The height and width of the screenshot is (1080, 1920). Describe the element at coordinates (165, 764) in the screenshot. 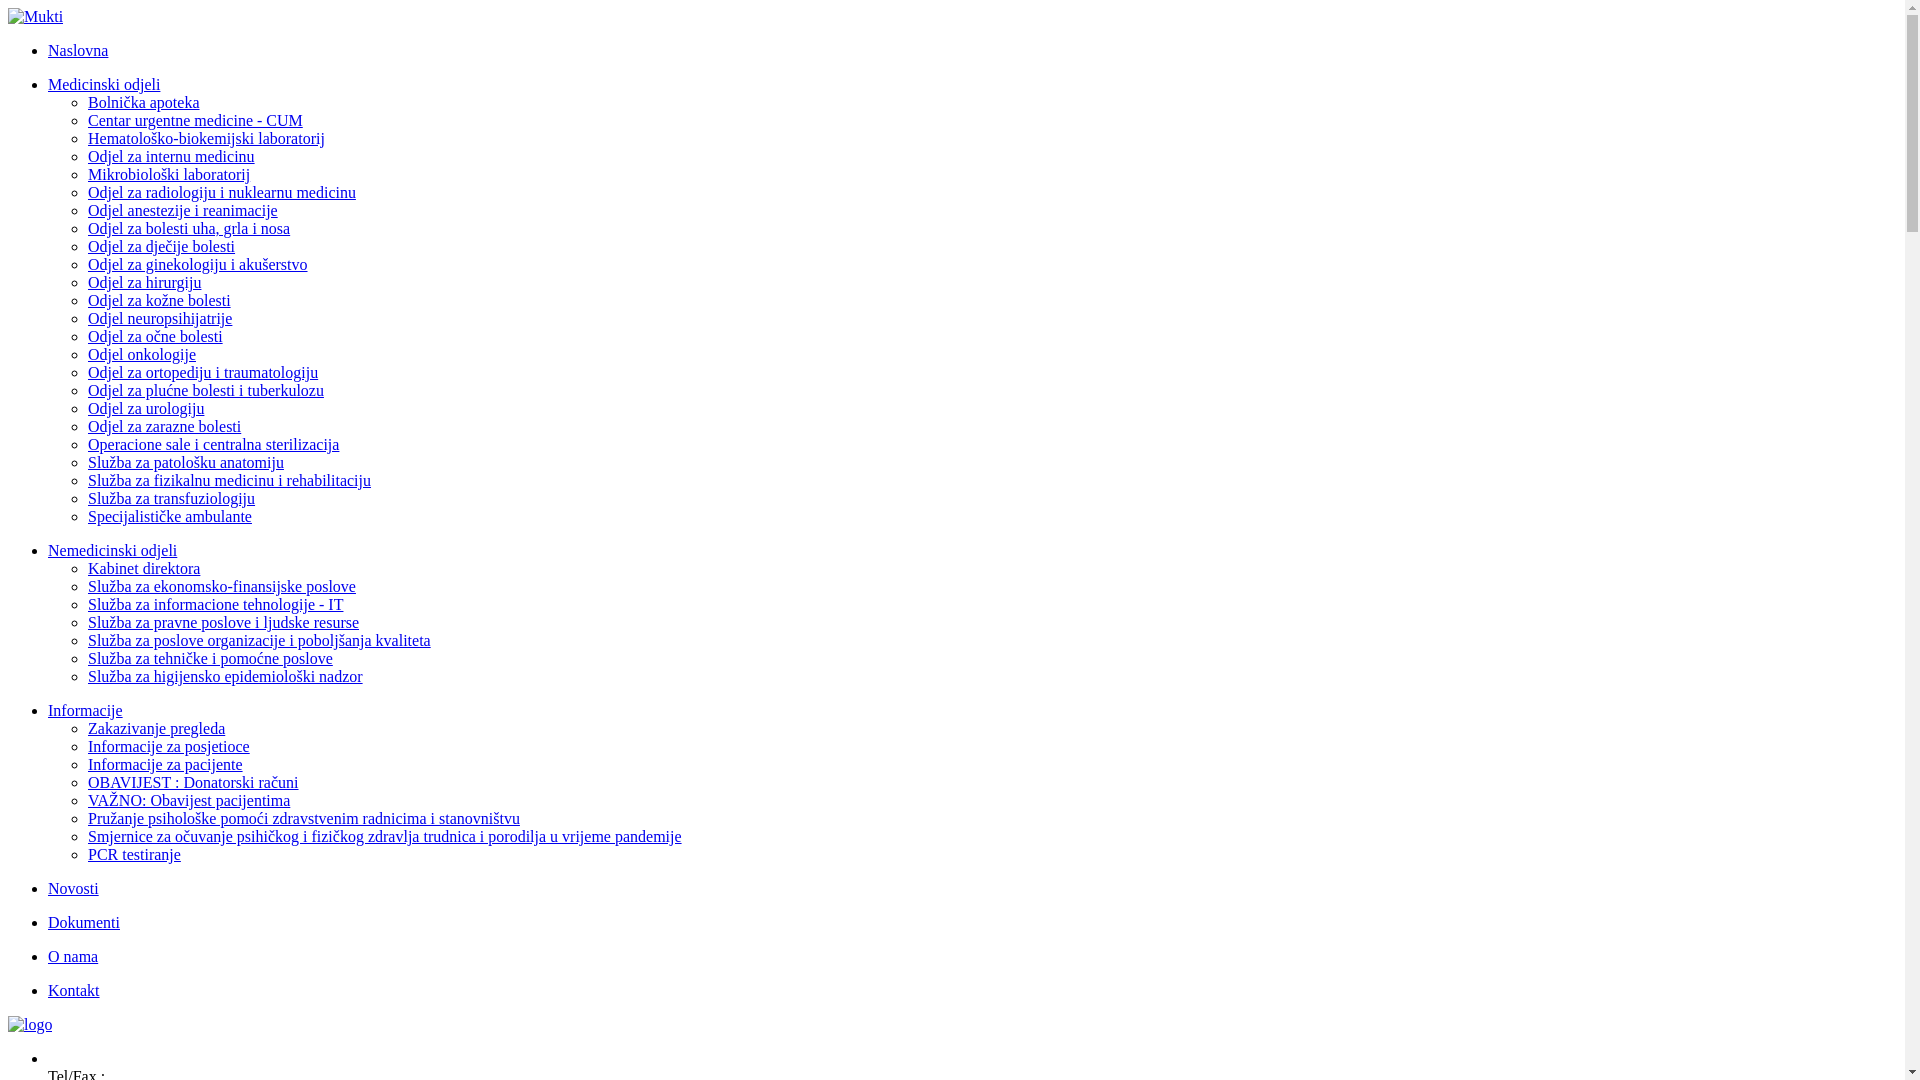

I see `'Informacije za pacijente'` at that location.